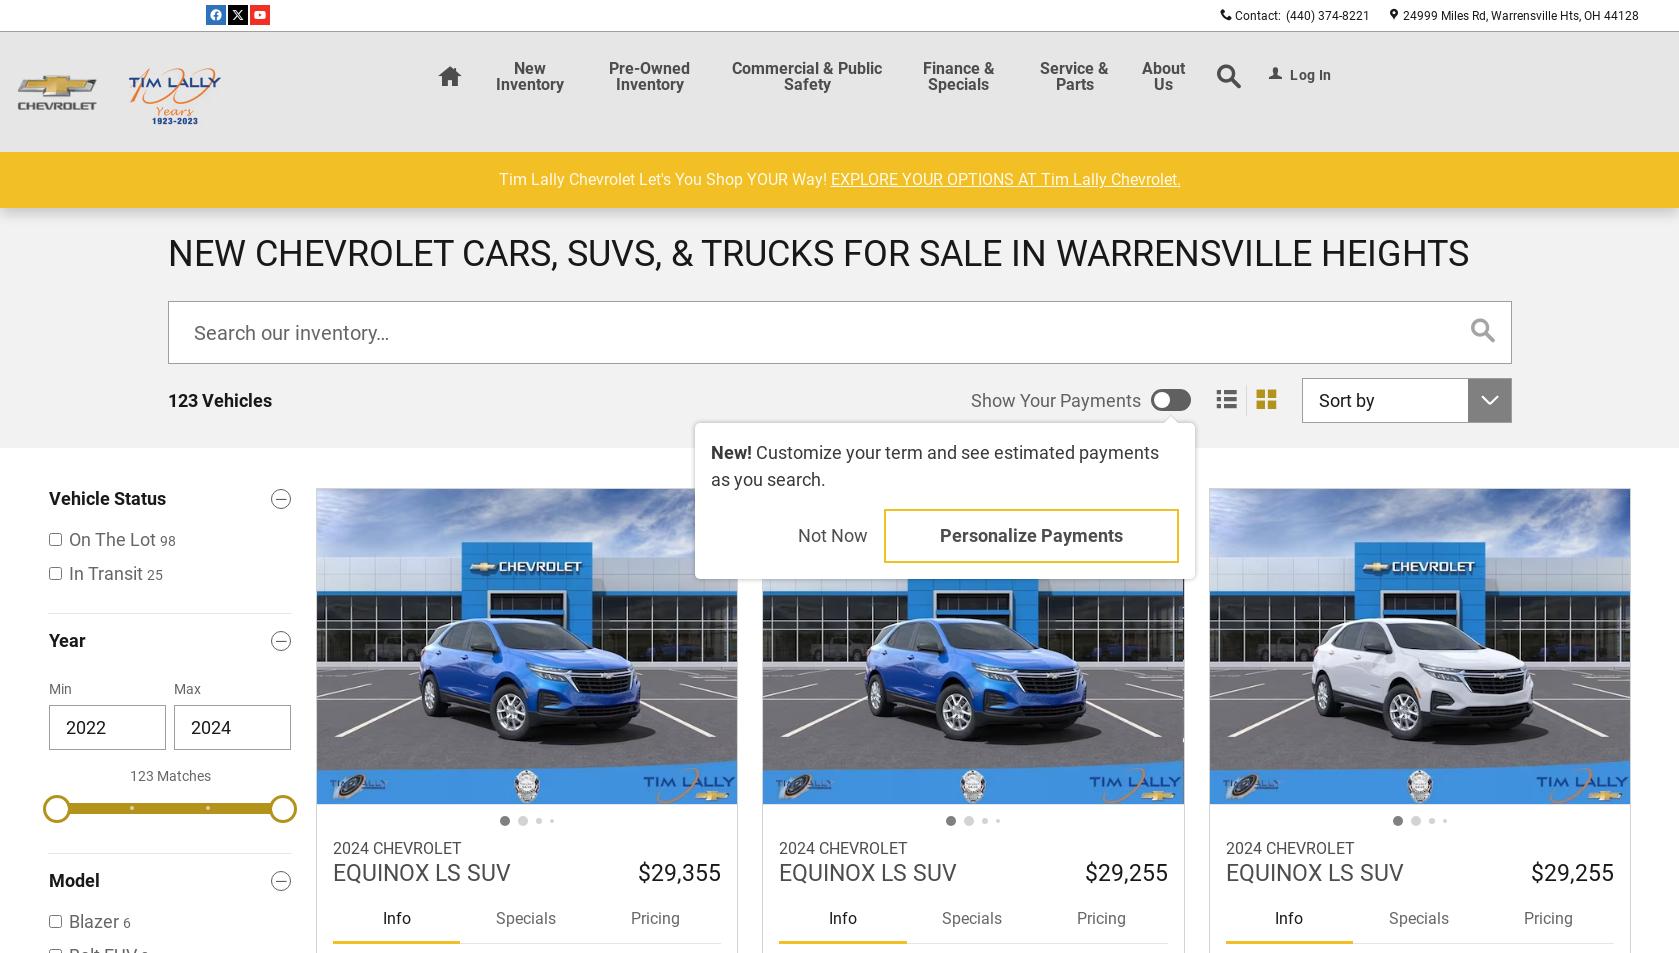  Describe the element at coordinates (679, 871) in the screenshot. I see `'$29,355'` at that location.